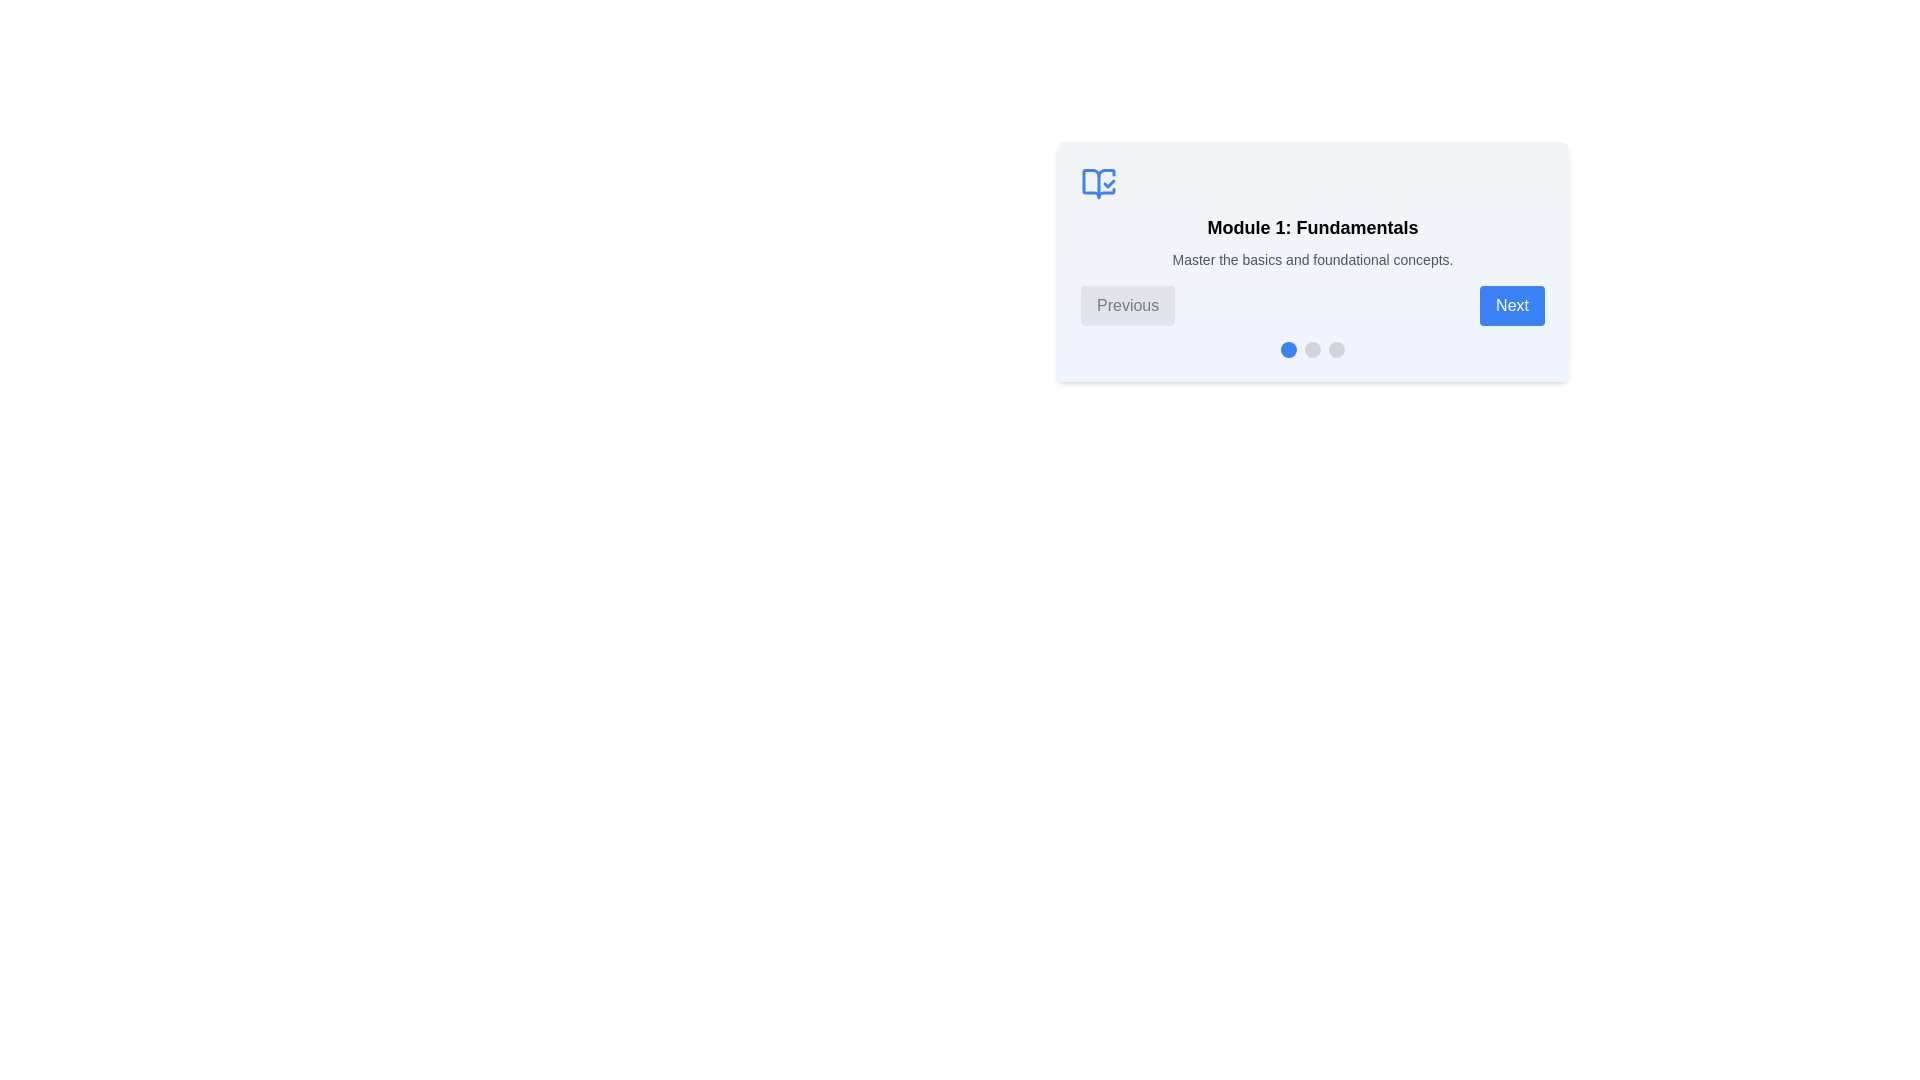 This screenshot has height=1080, width=1920. What do you see at coordinates (1098, 184) in the screenshot?
I see `the current module icon to view it` at bounding box center [1098, 184].